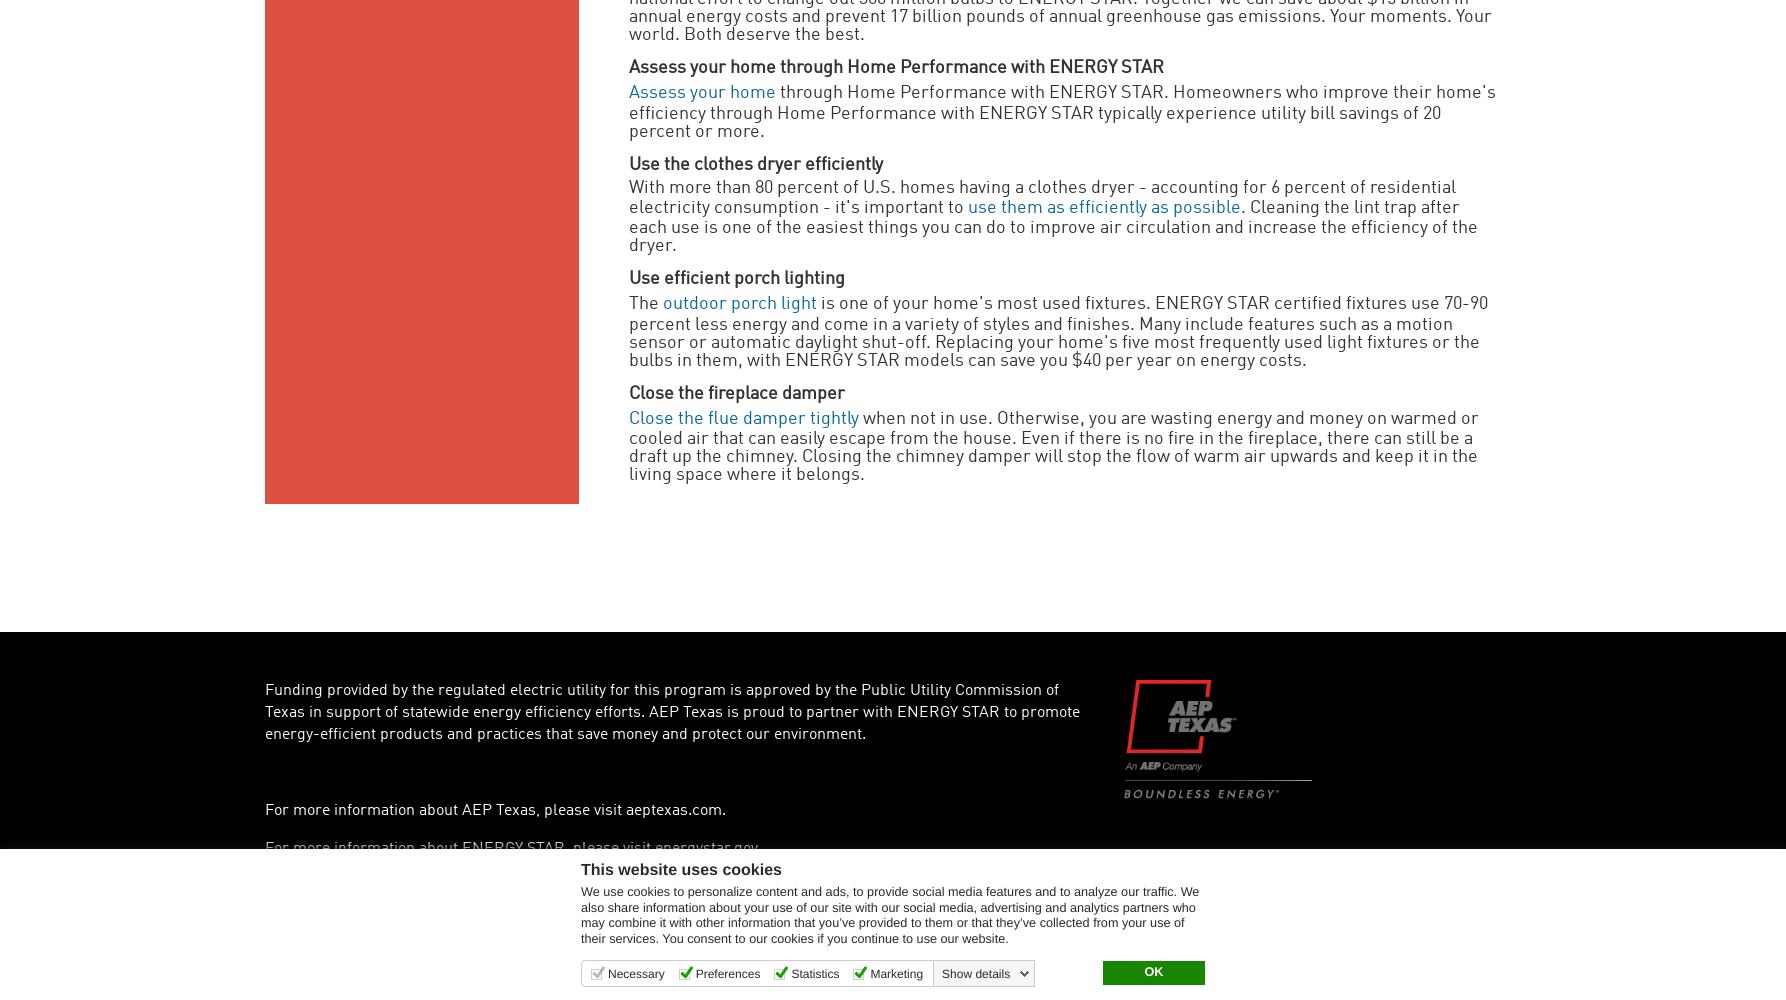 The height and width of the screenshot is (1000, 1786). Describe the element at coordinates (744, 418) in the screenshot. I see `'Close the flue damper tightly'` at that location.